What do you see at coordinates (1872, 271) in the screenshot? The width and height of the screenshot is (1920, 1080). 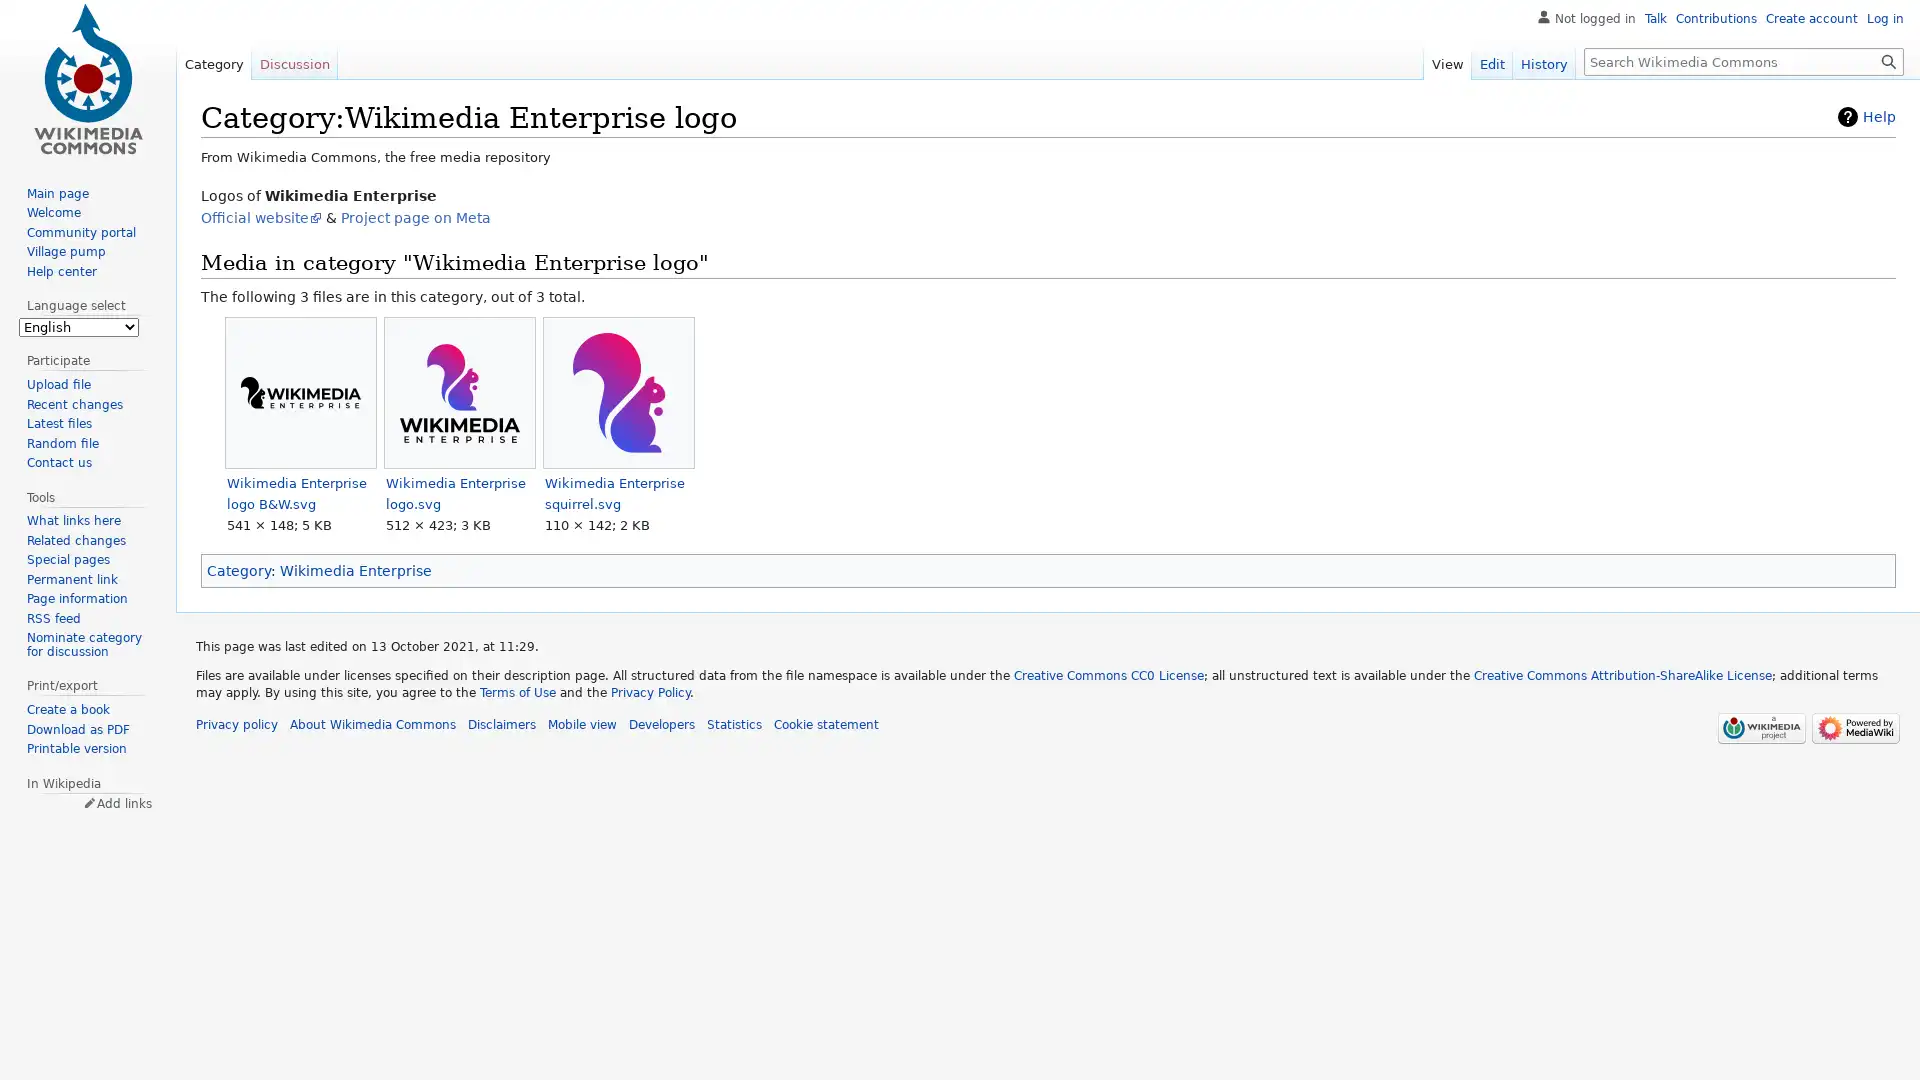 I see `Category Slideshow` at bounding box center [1872, 271].